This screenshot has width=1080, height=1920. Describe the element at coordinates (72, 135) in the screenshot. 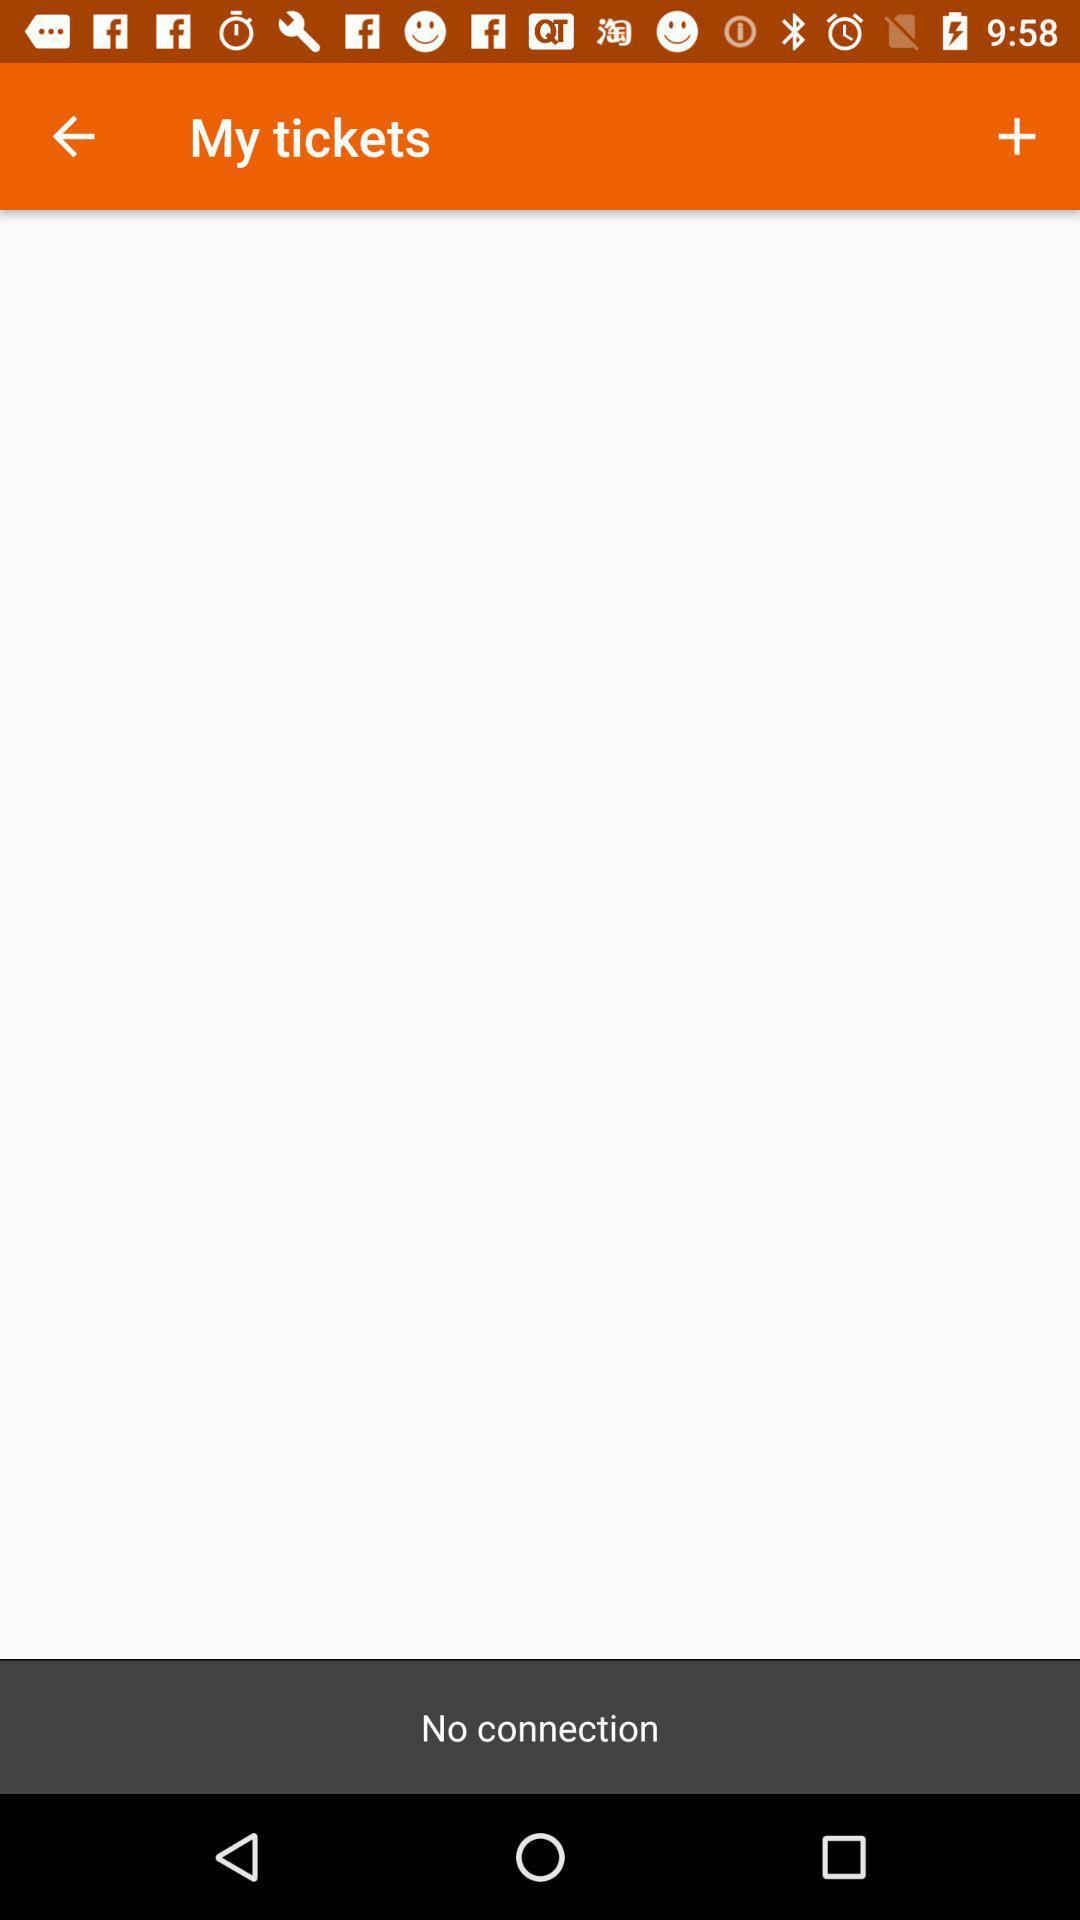

I see `item next to the my tickets` at that location.